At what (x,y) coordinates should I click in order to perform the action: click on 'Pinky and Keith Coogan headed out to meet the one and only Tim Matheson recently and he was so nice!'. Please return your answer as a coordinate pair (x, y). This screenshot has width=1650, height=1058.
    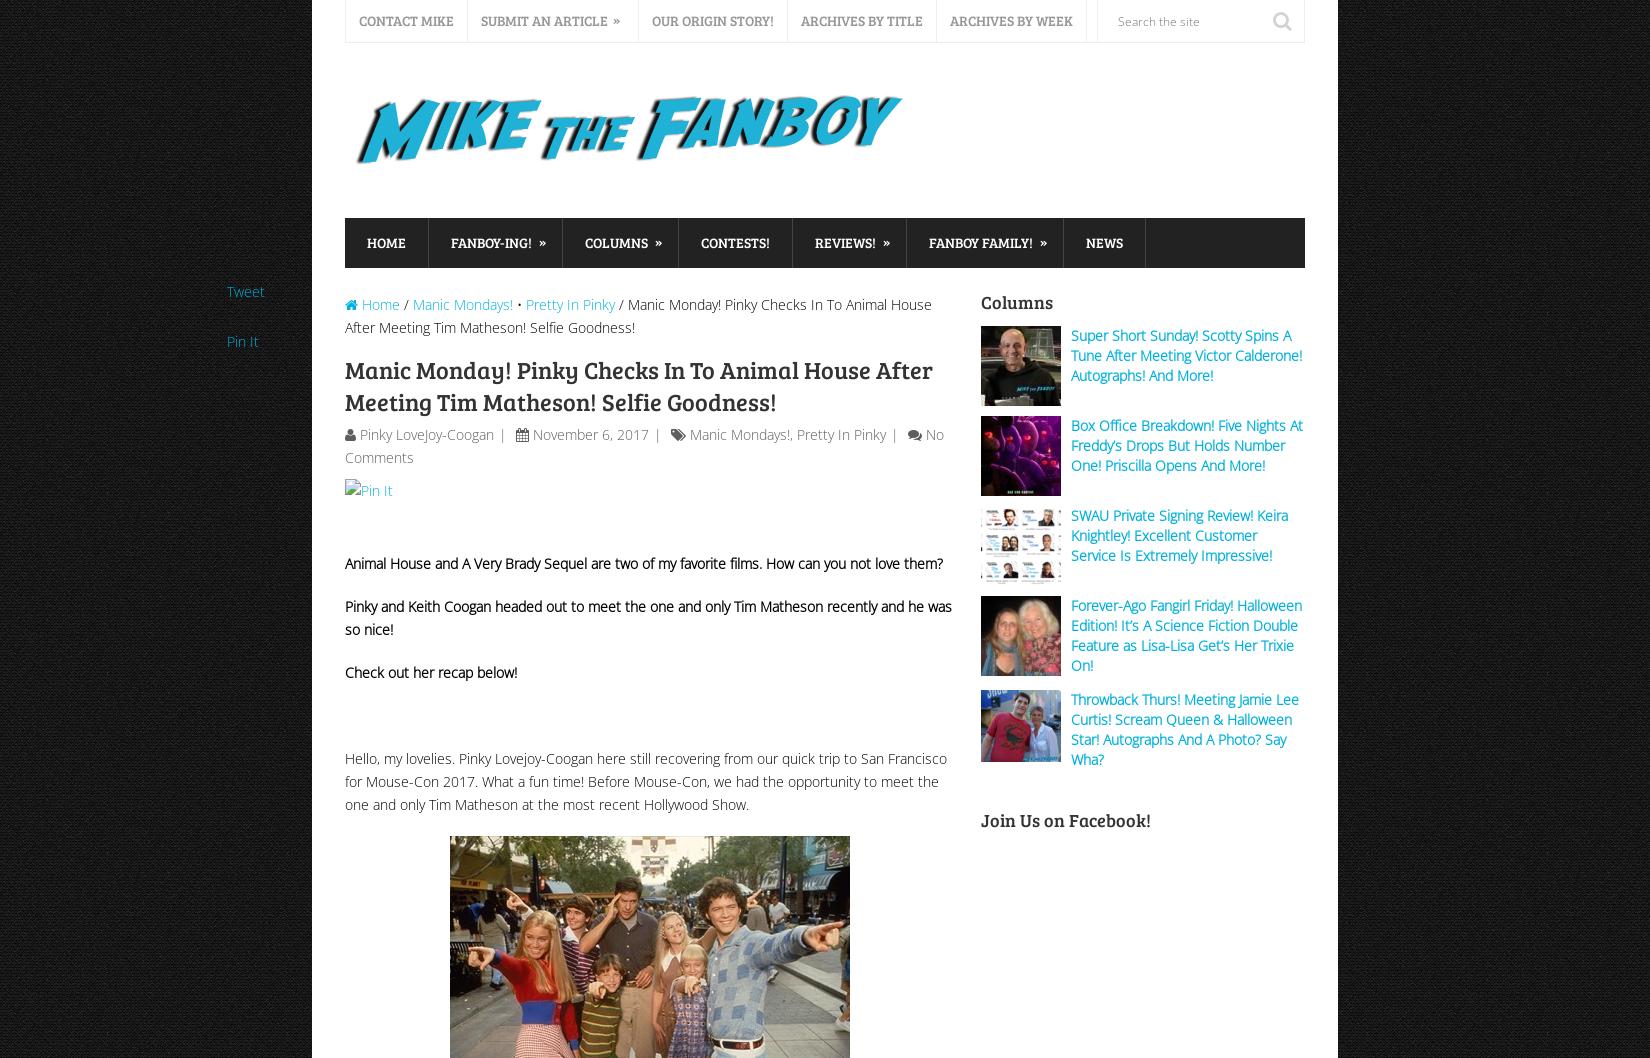
    Looking at the image, I should click on (647, 617).